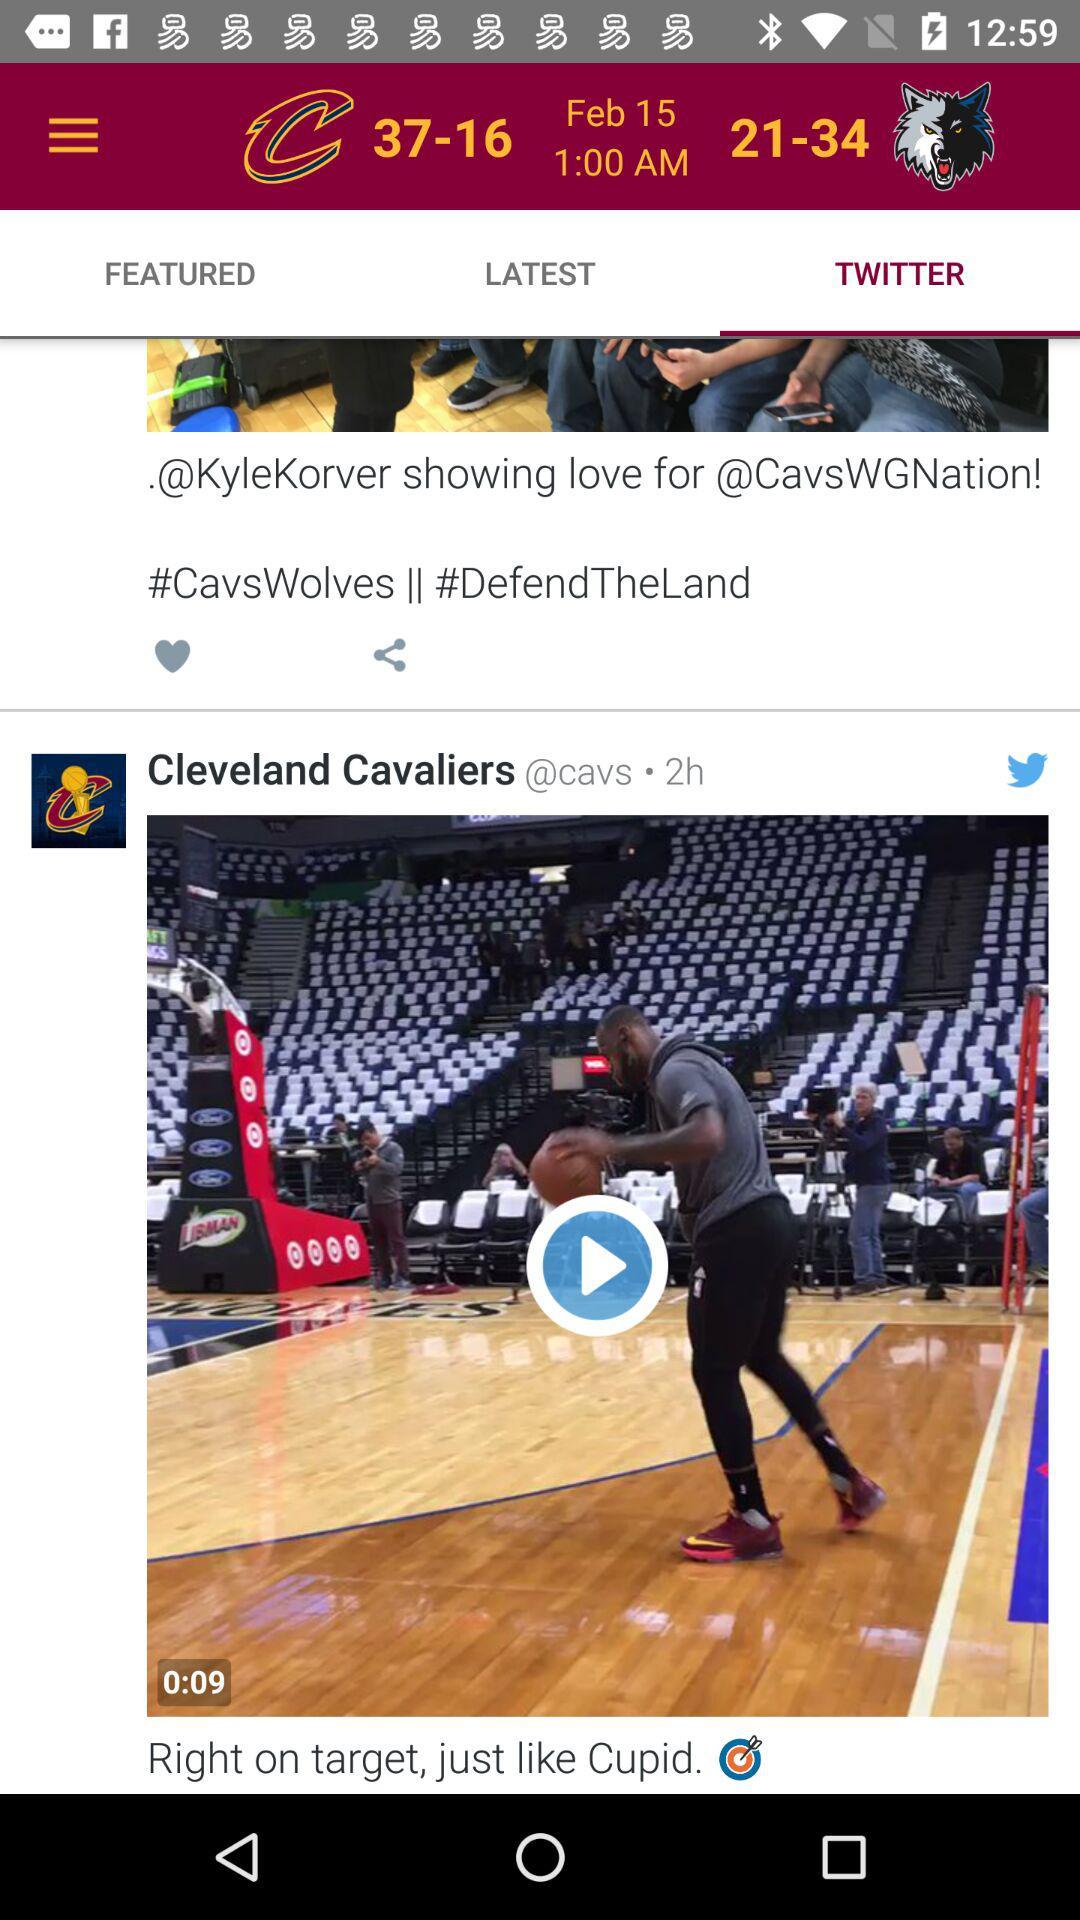 The width and height of the screenshot is (1080, 1920). Describe the element at coordinates (1027, 769) in the screenshot. I see `the item below kylekorver showing love item` at that location.